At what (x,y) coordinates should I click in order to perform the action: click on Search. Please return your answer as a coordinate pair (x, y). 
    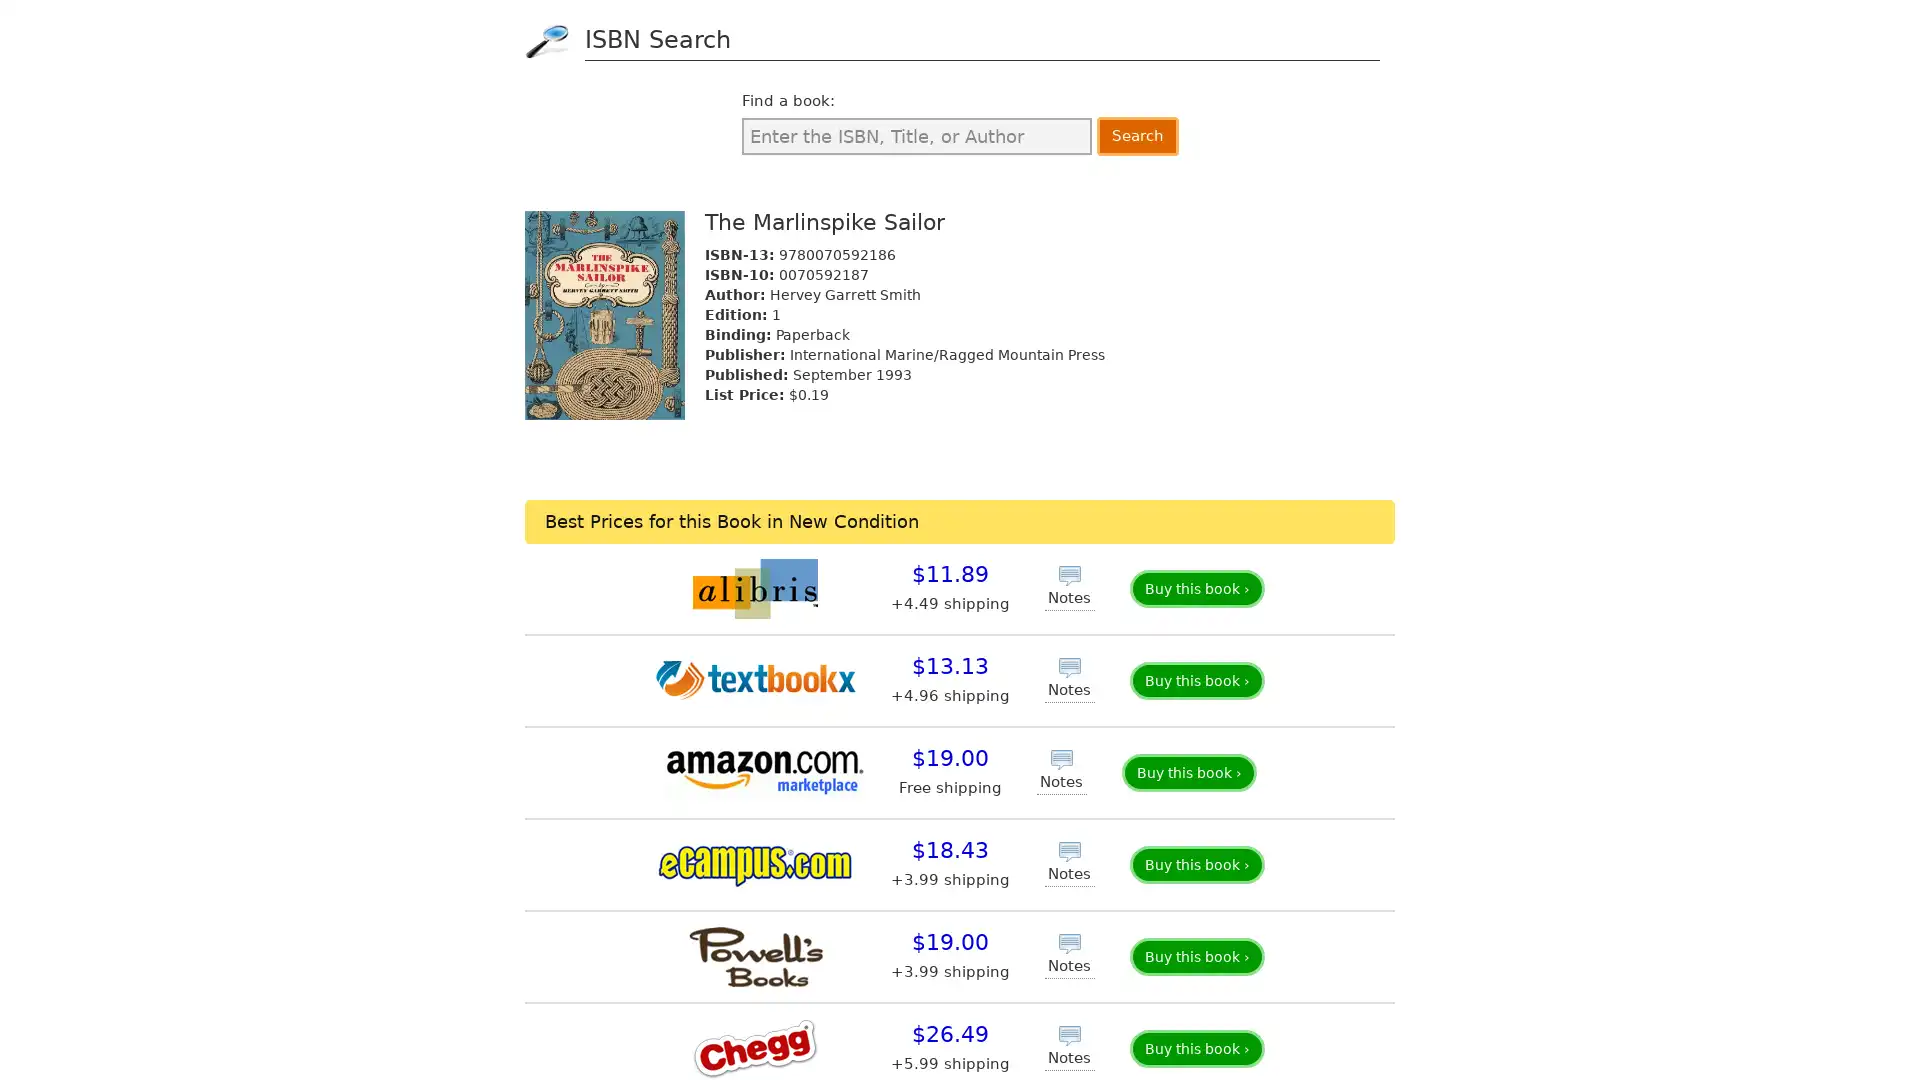
    Looking at the image, I should click on (1137, 135).